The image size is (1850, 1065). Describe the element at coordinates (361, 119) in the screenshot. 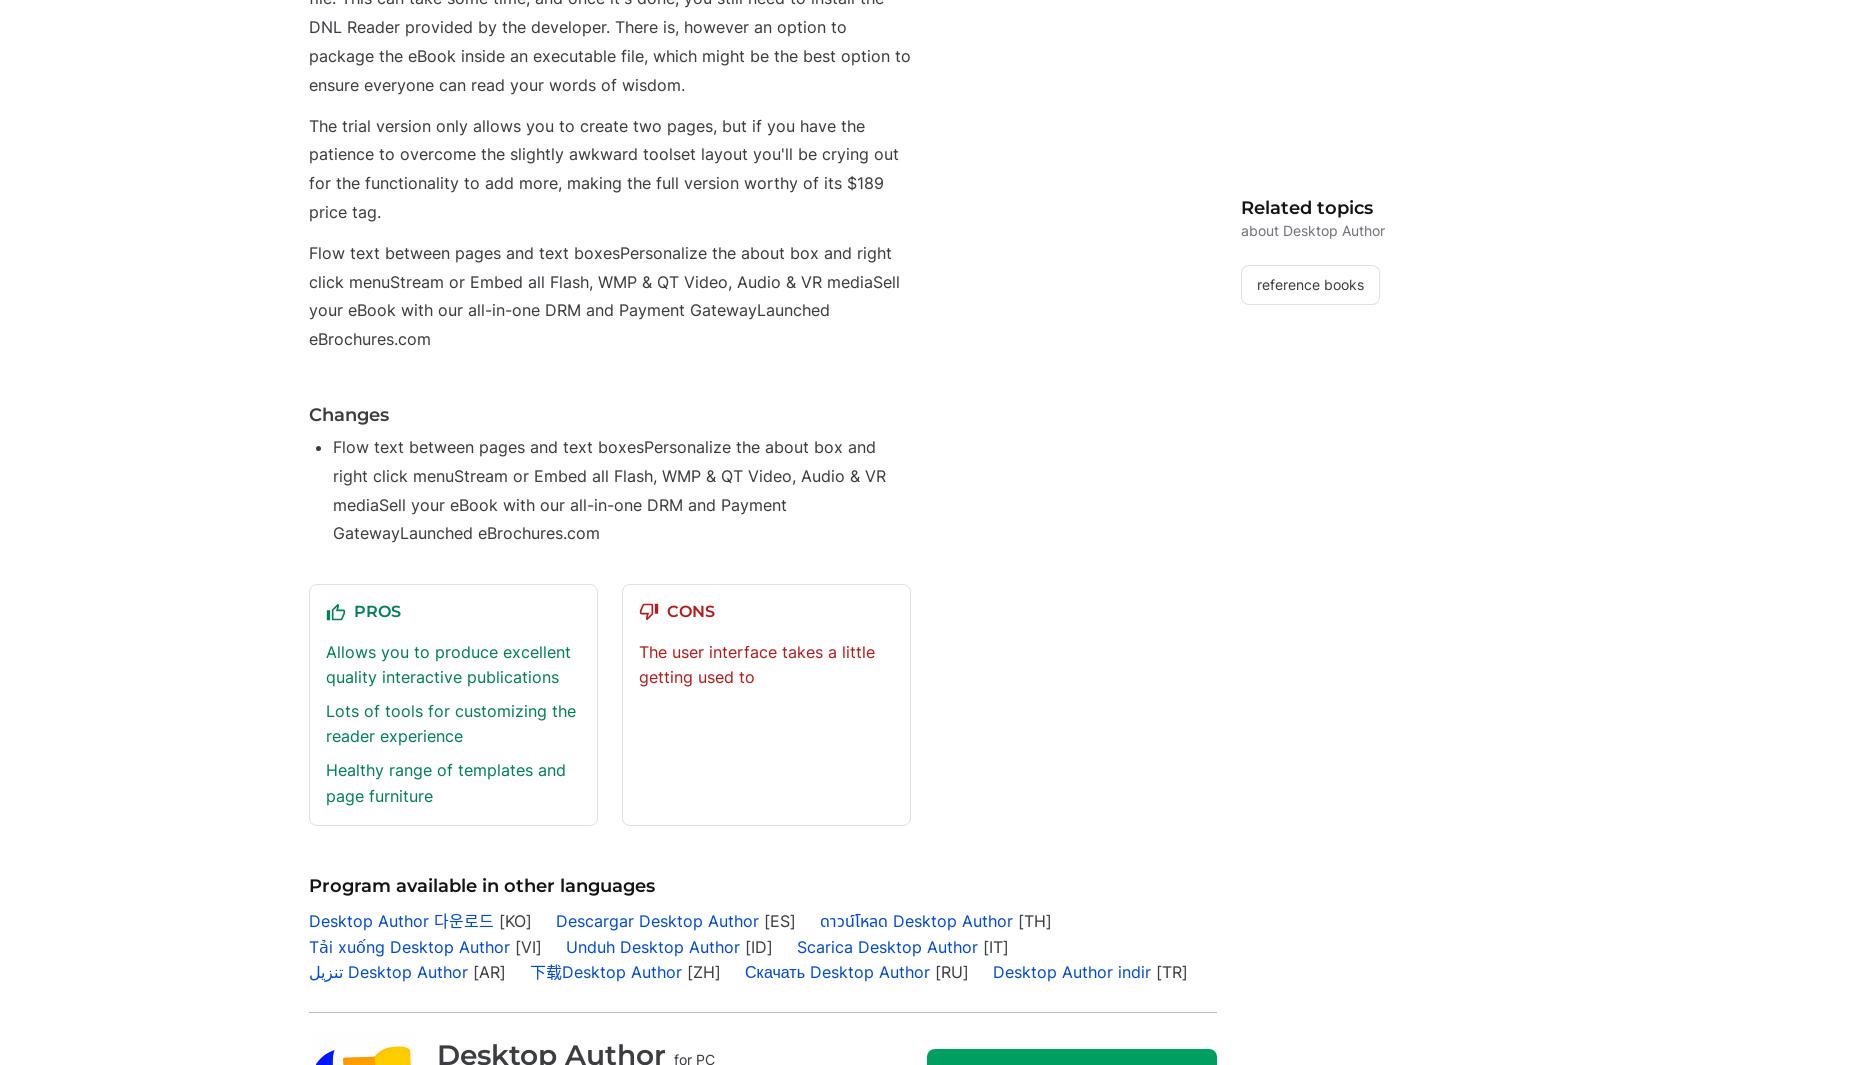

I see `'Softonic in:'` at that location.